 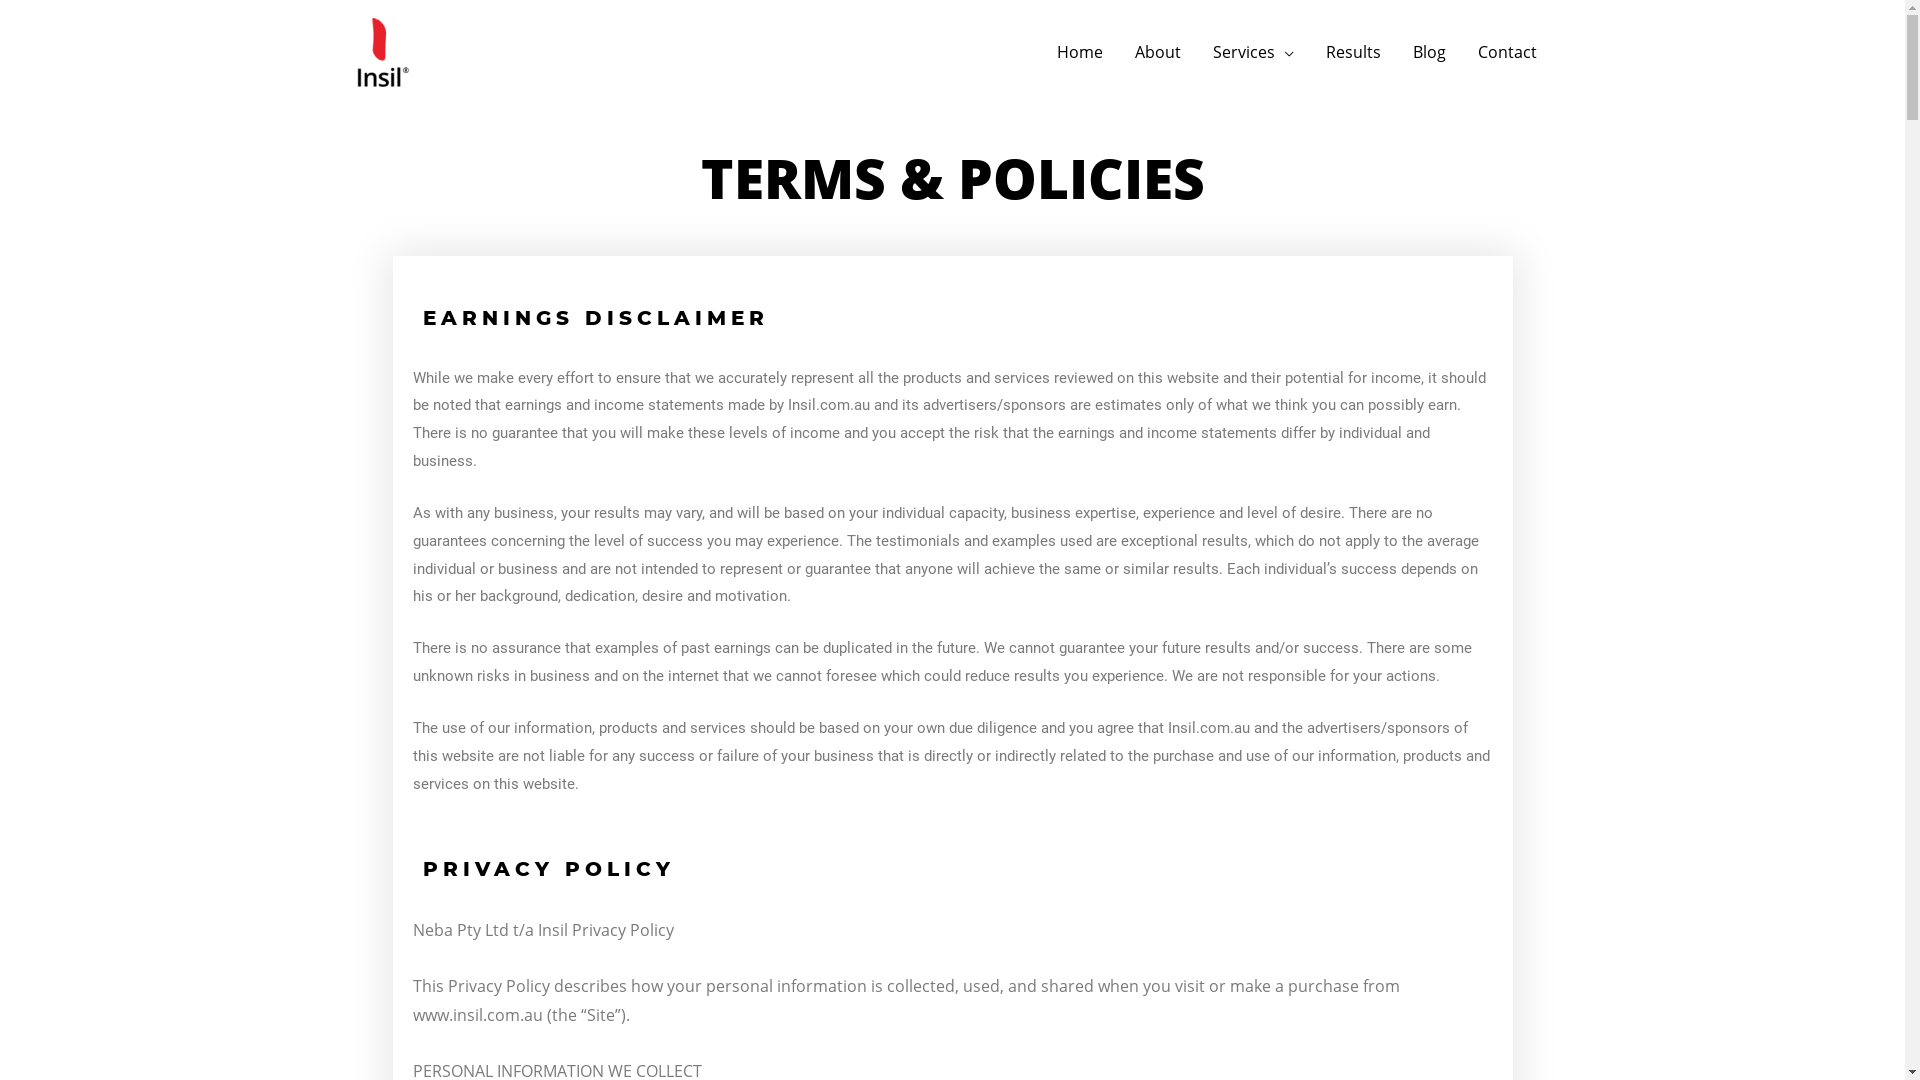 I want to click on 'Contact', so click(x=1507, y=50).